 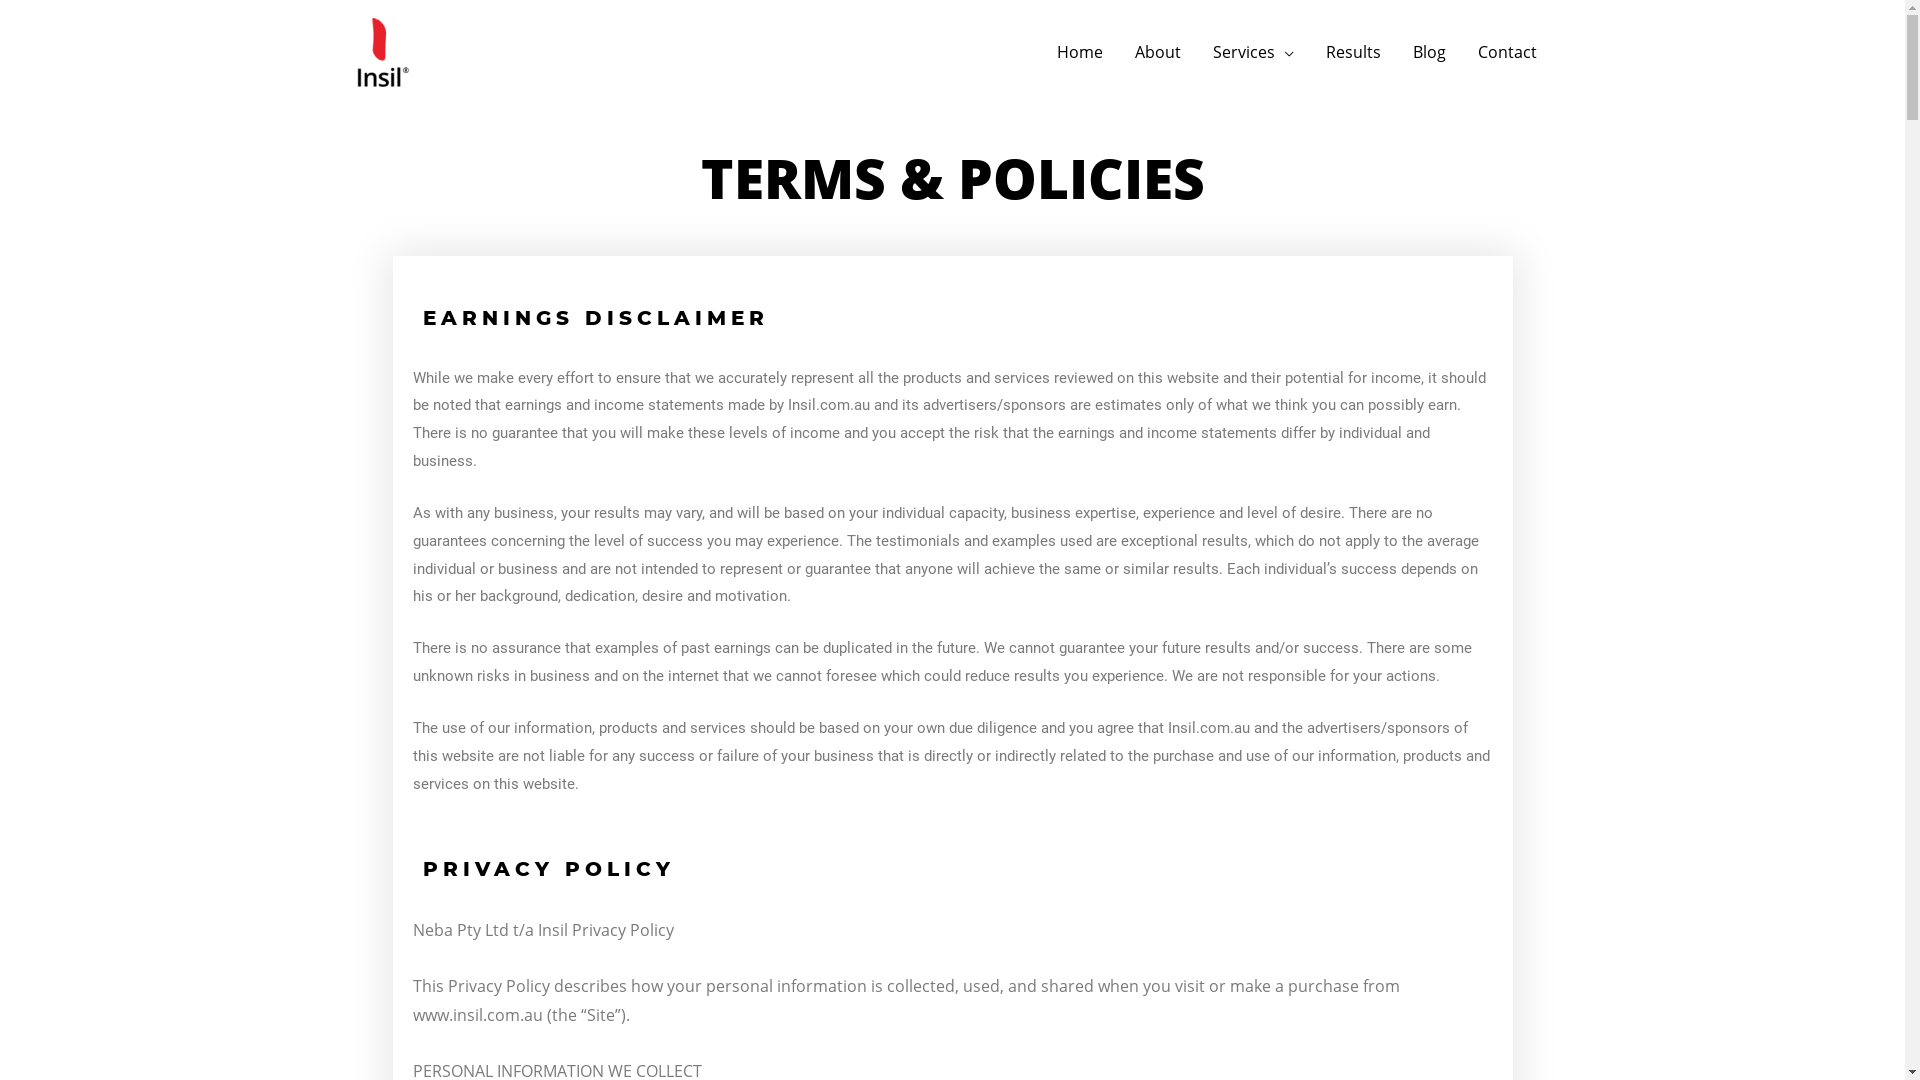 I want to click on 'Contact', so click(x=1507, y=50).